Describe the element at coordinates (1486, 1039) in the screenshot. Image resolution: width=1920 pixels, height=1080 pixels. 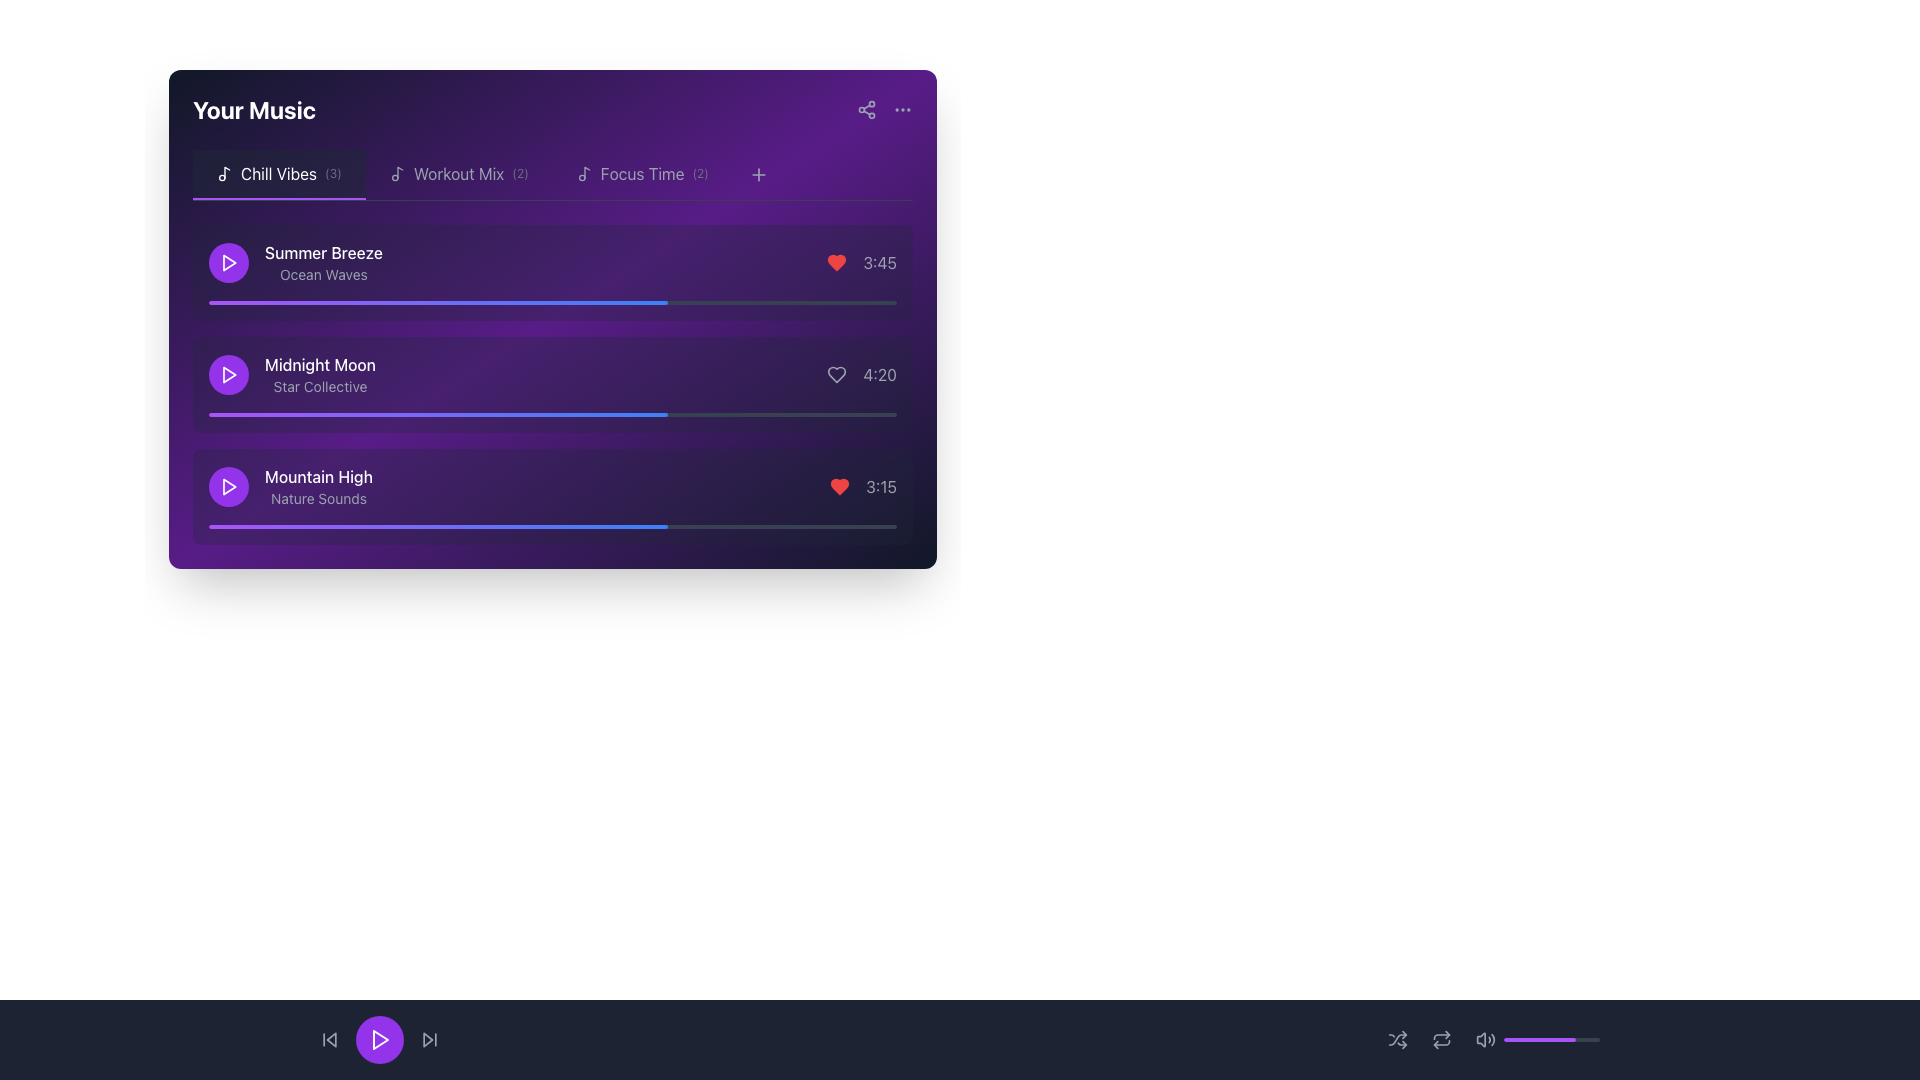
I see `the speaker icon with sound waves located at the bottom-right corner of the music player interface` at that location.